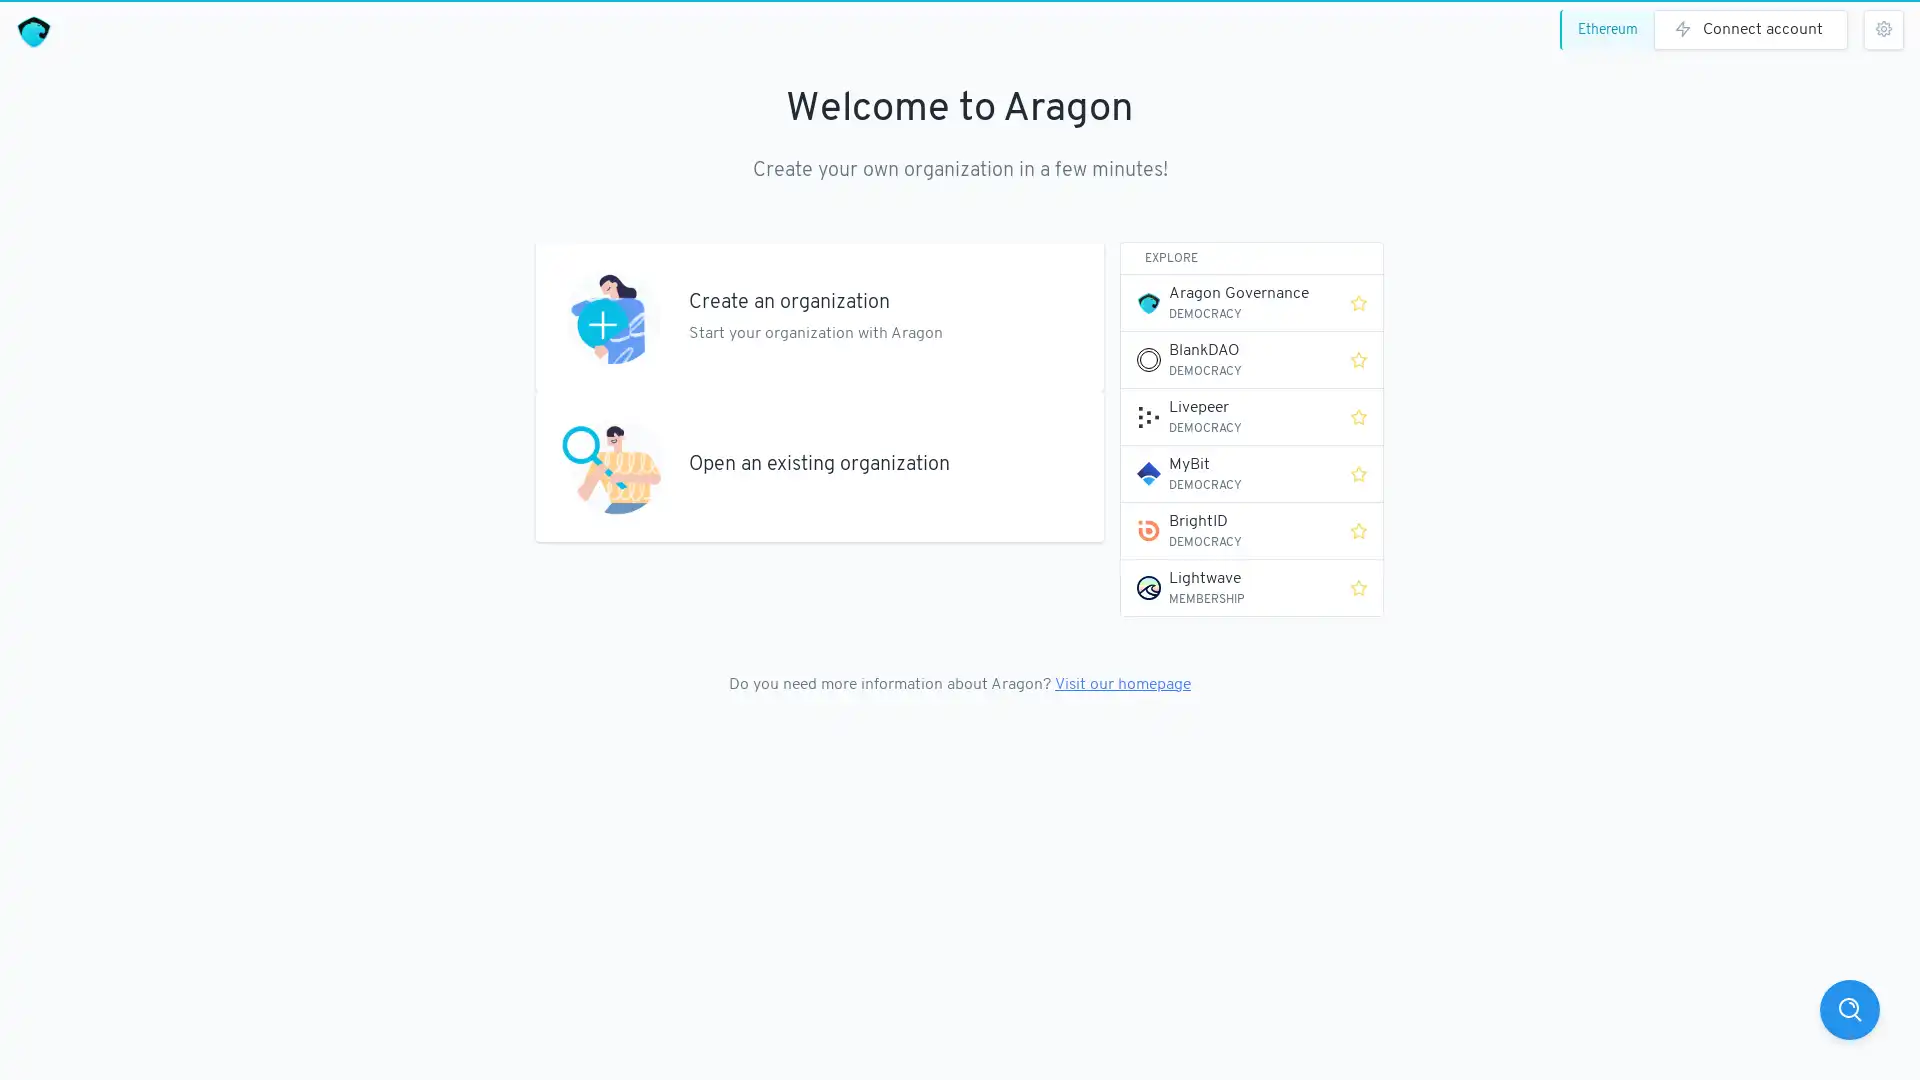 The height and width of the screenshot is (1080, 1920). Describe the element at coordinates (1227, 303) in the screenshot. I see `Aragon Governance DEMOCRACY` at that location.